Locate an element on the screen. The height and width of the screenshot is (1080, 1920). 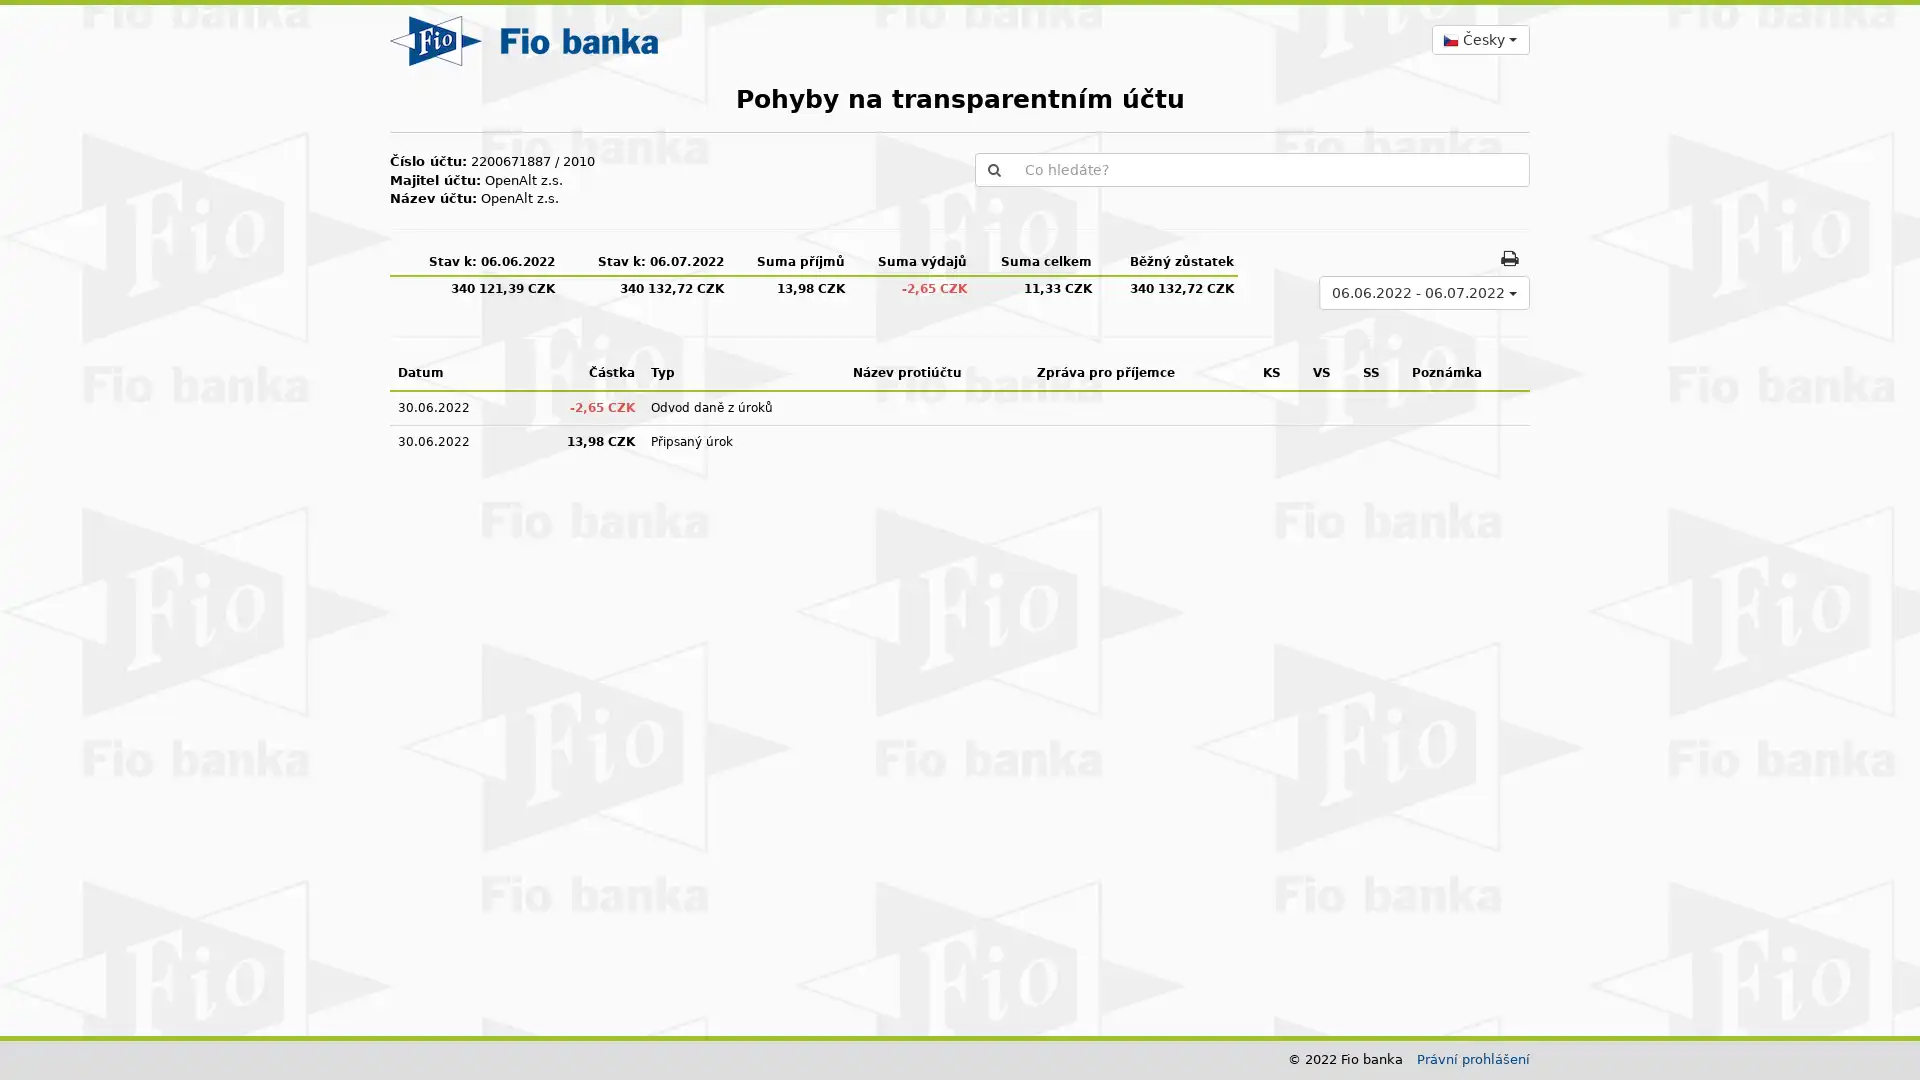
Cesky is located at coordinates (1479, 39).